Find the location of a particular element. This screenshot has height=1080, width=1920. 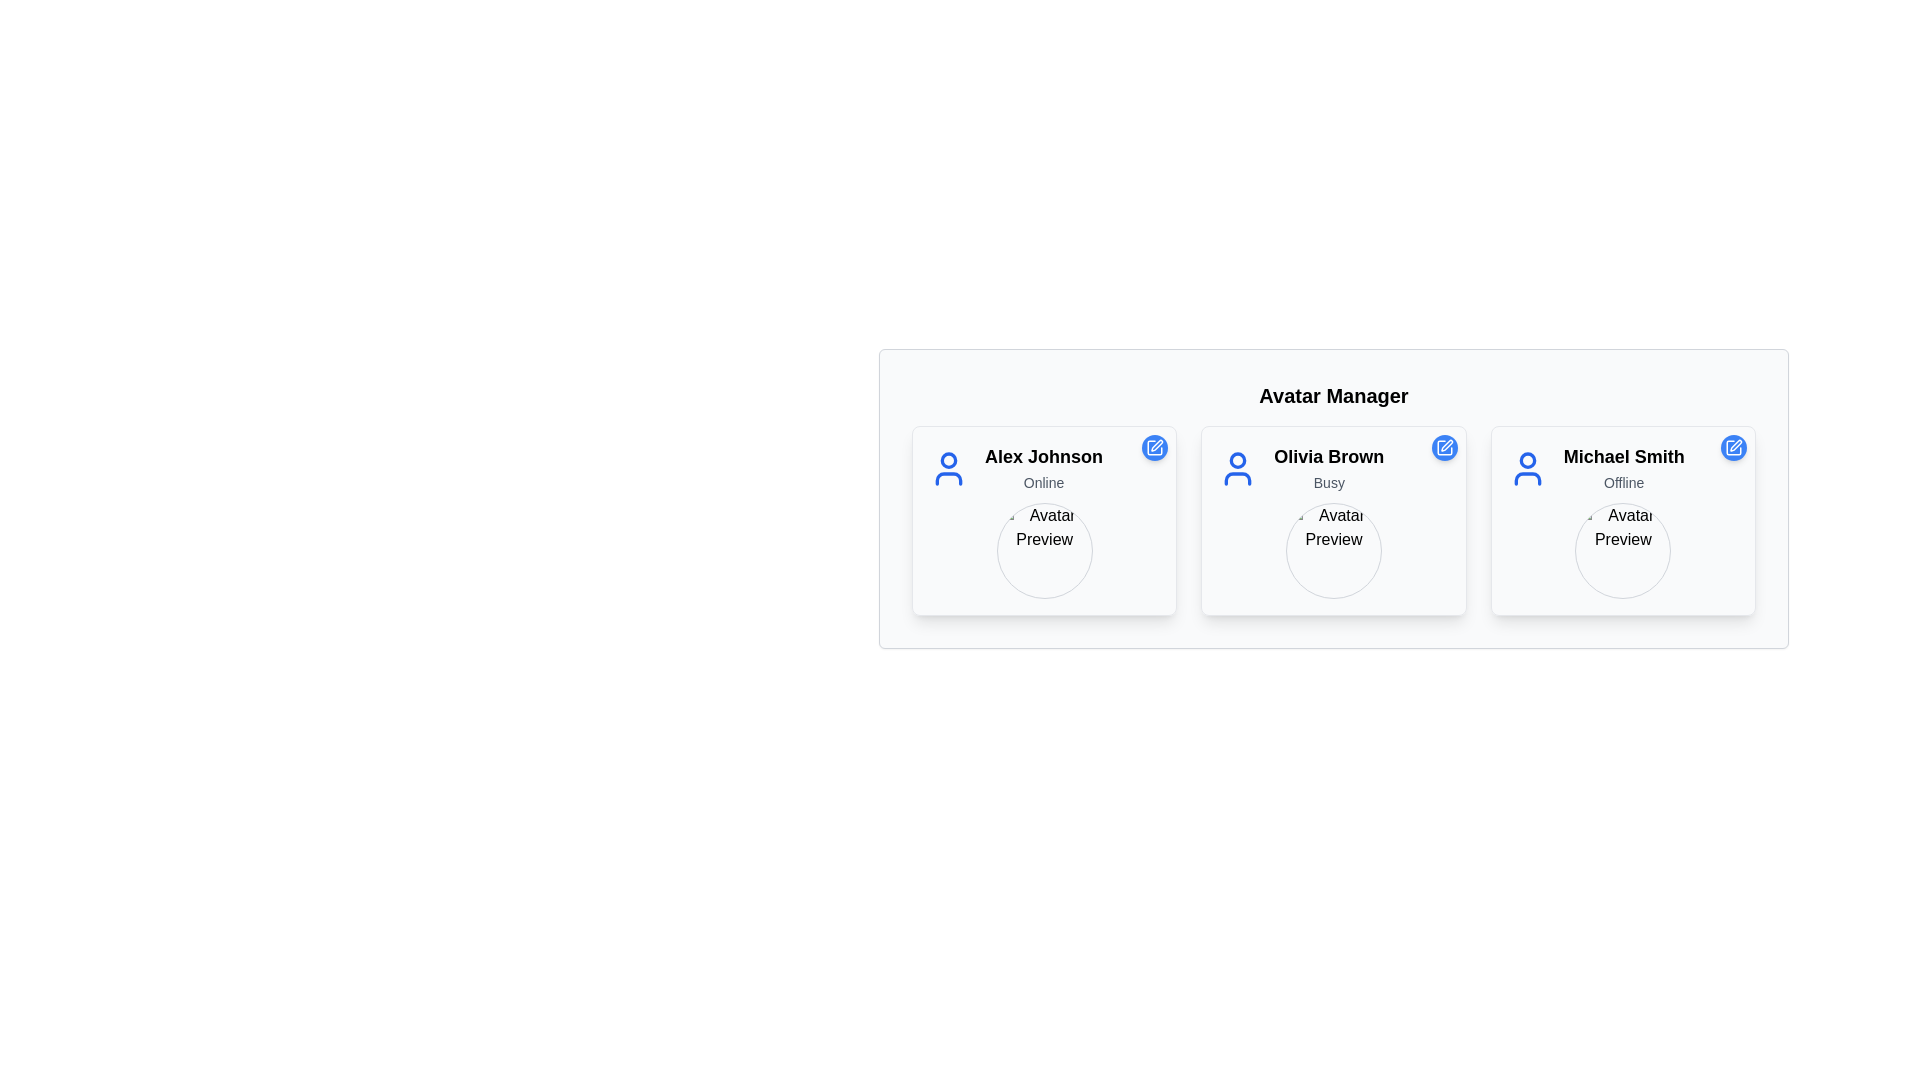

the button in the top-right corner of 'Michael Smith' profile card is located at coordinates (1732, 446).